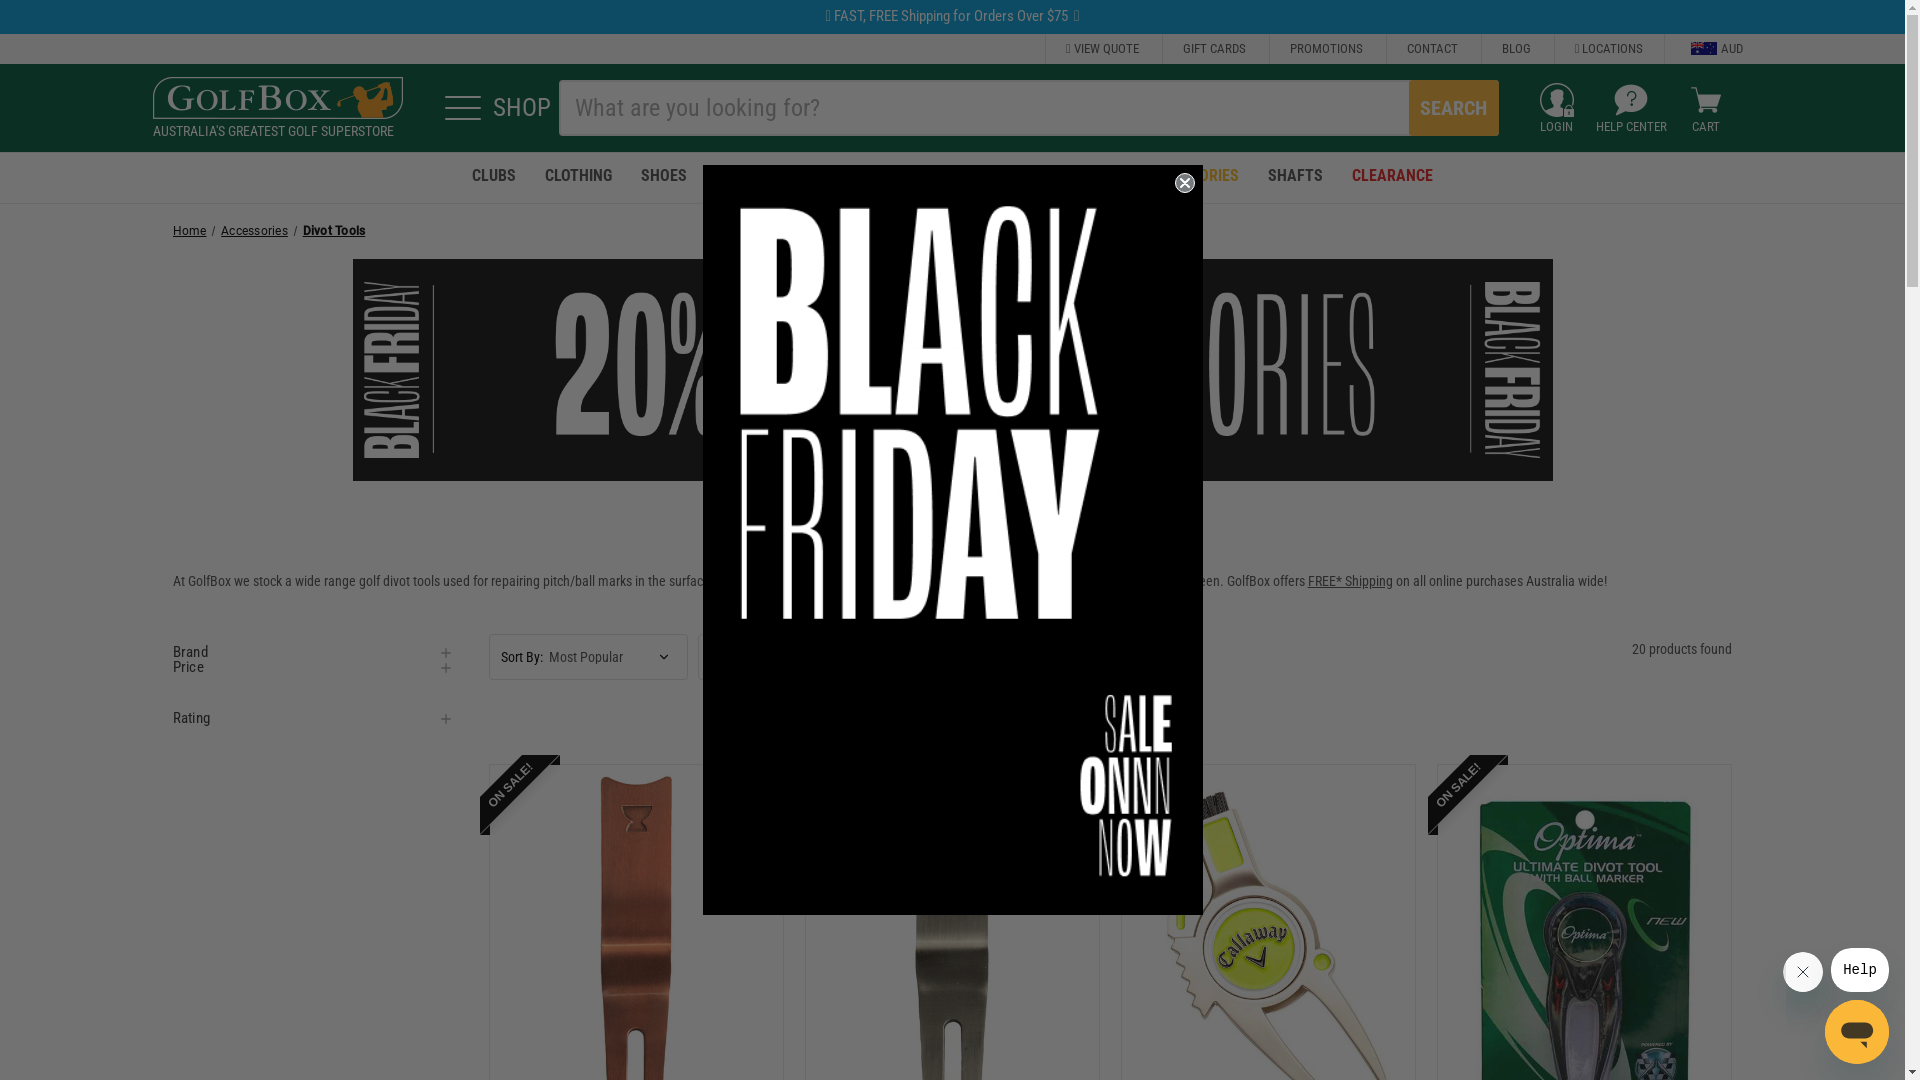  Describe the element at coordinates (1326, 48) in the screenshot. I see `'PROMOTIONS'` at that location.